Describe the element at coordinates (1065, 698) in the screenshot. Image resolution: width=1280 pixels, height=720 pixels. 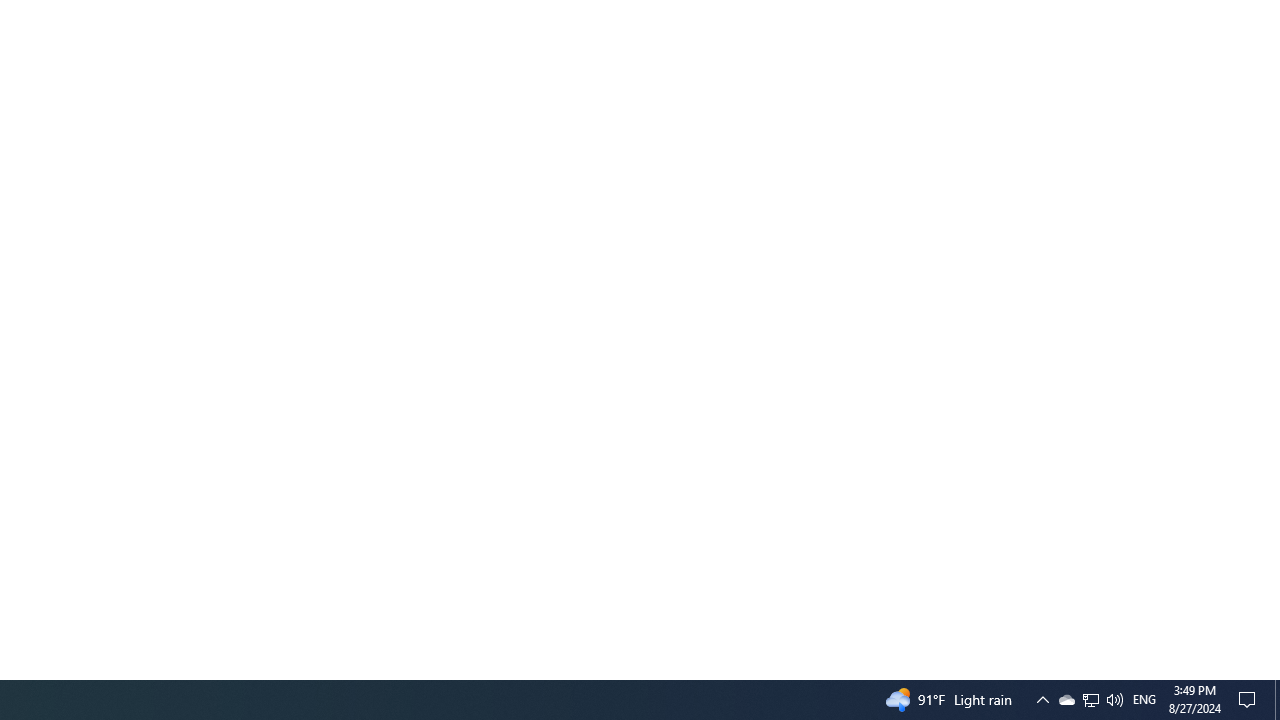
I see `'User Promoted Notification Area'` at that location.